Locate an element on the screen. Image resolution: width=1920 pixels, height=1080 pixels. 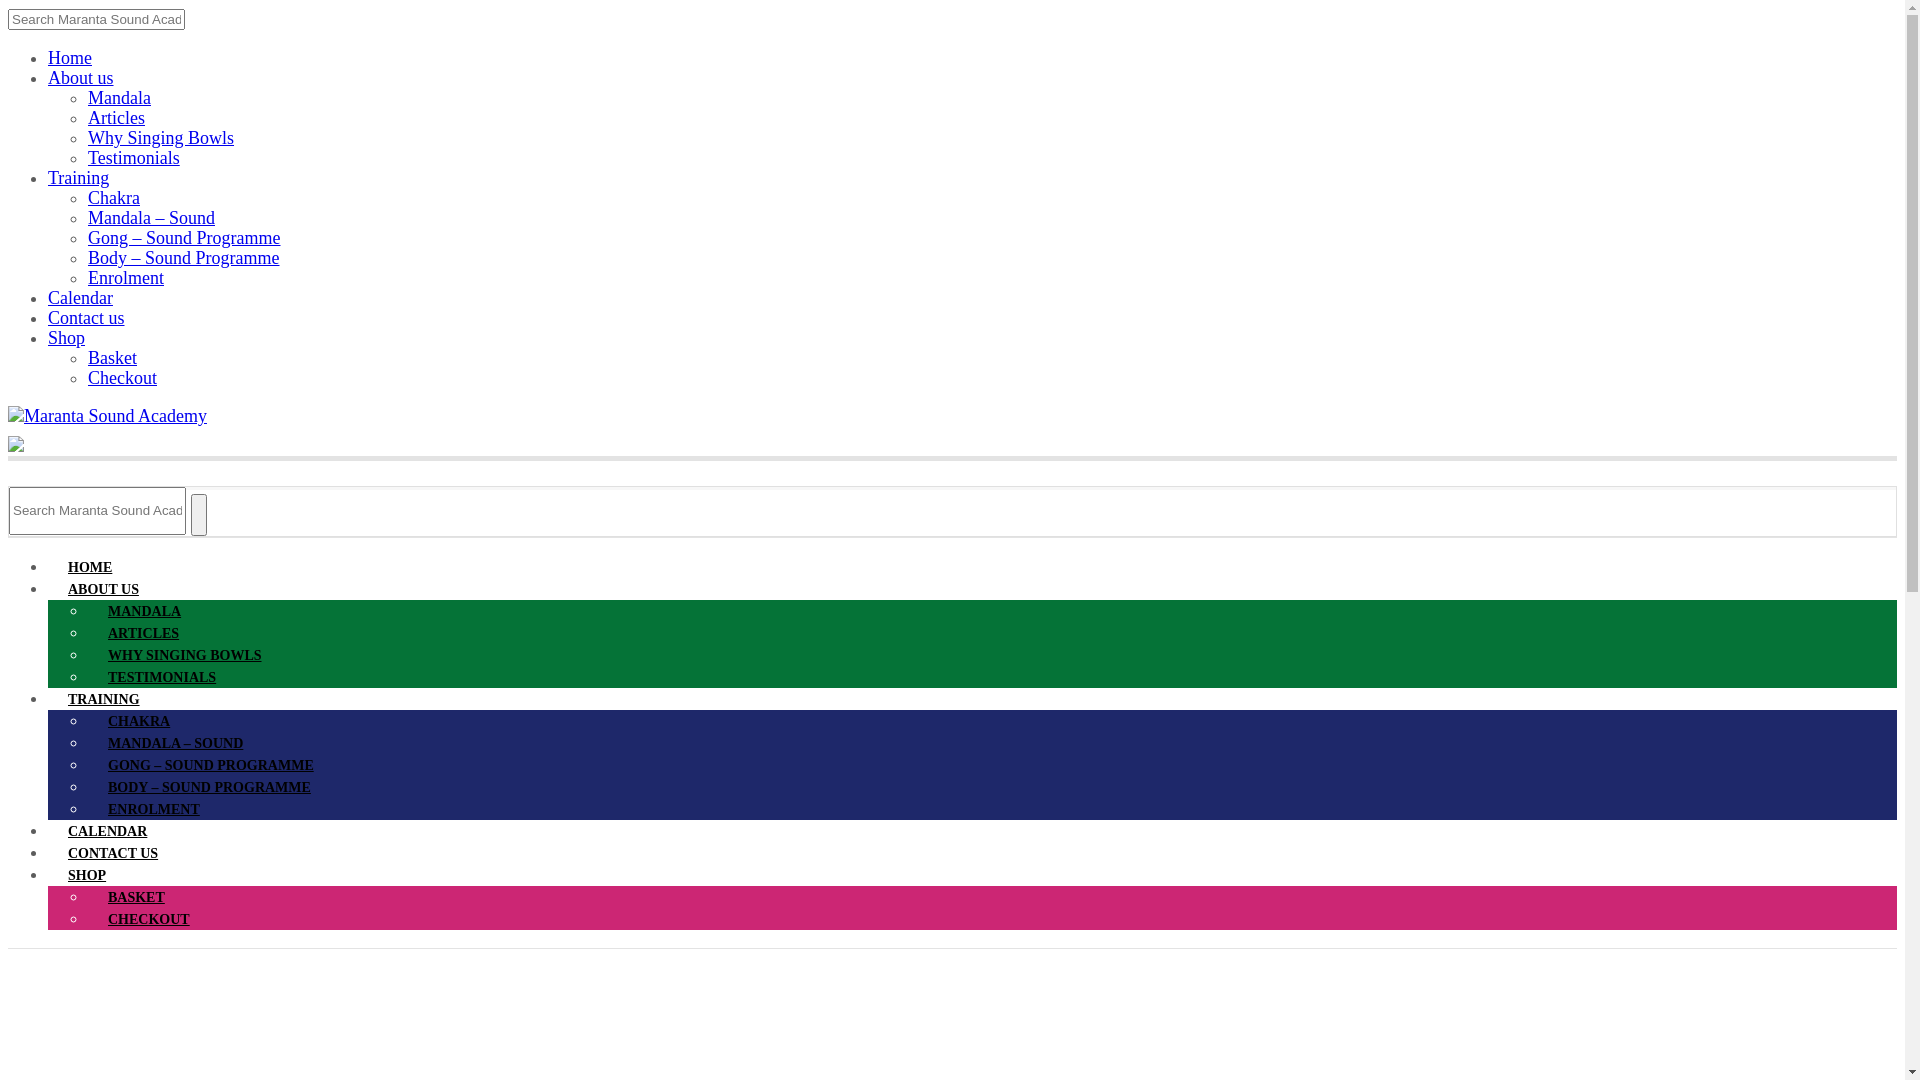
'Enrolment' is located at coordinates (124, 277).